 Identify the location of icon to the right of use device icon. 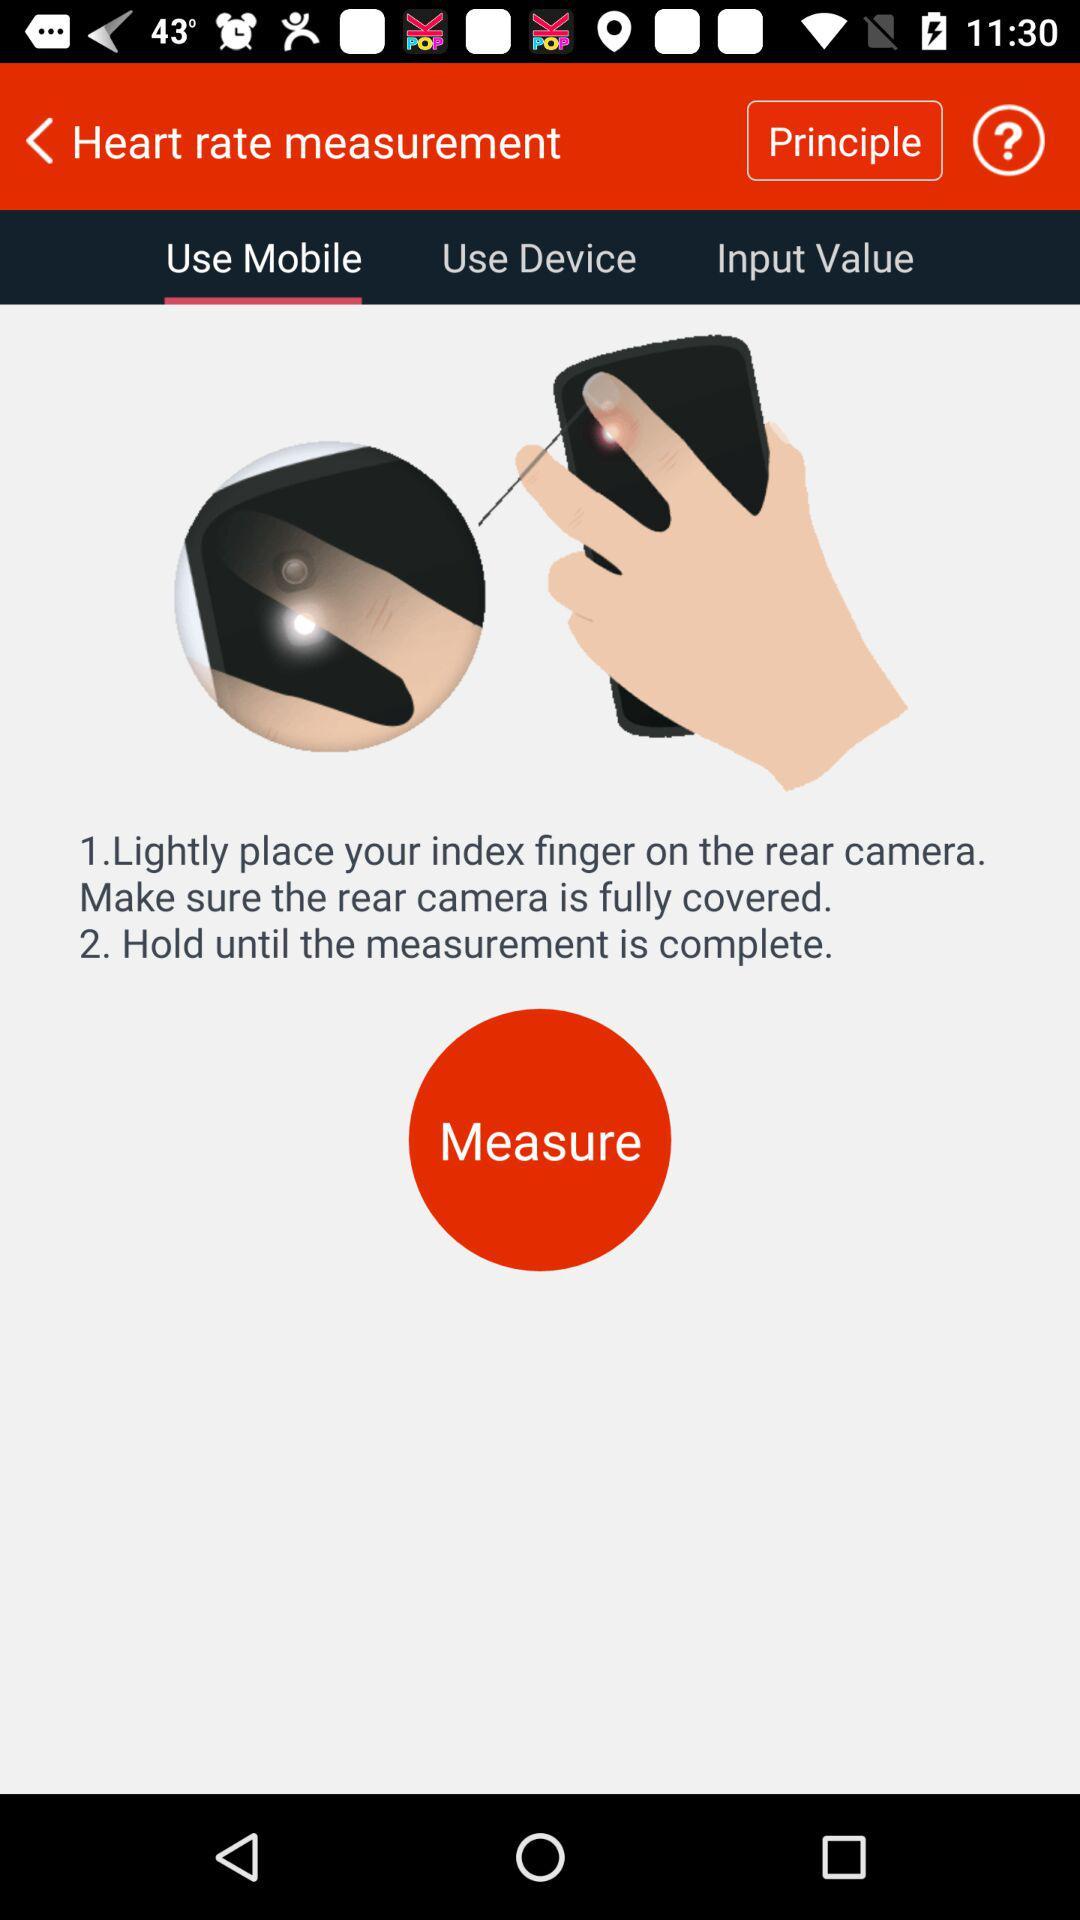
(815, 256).